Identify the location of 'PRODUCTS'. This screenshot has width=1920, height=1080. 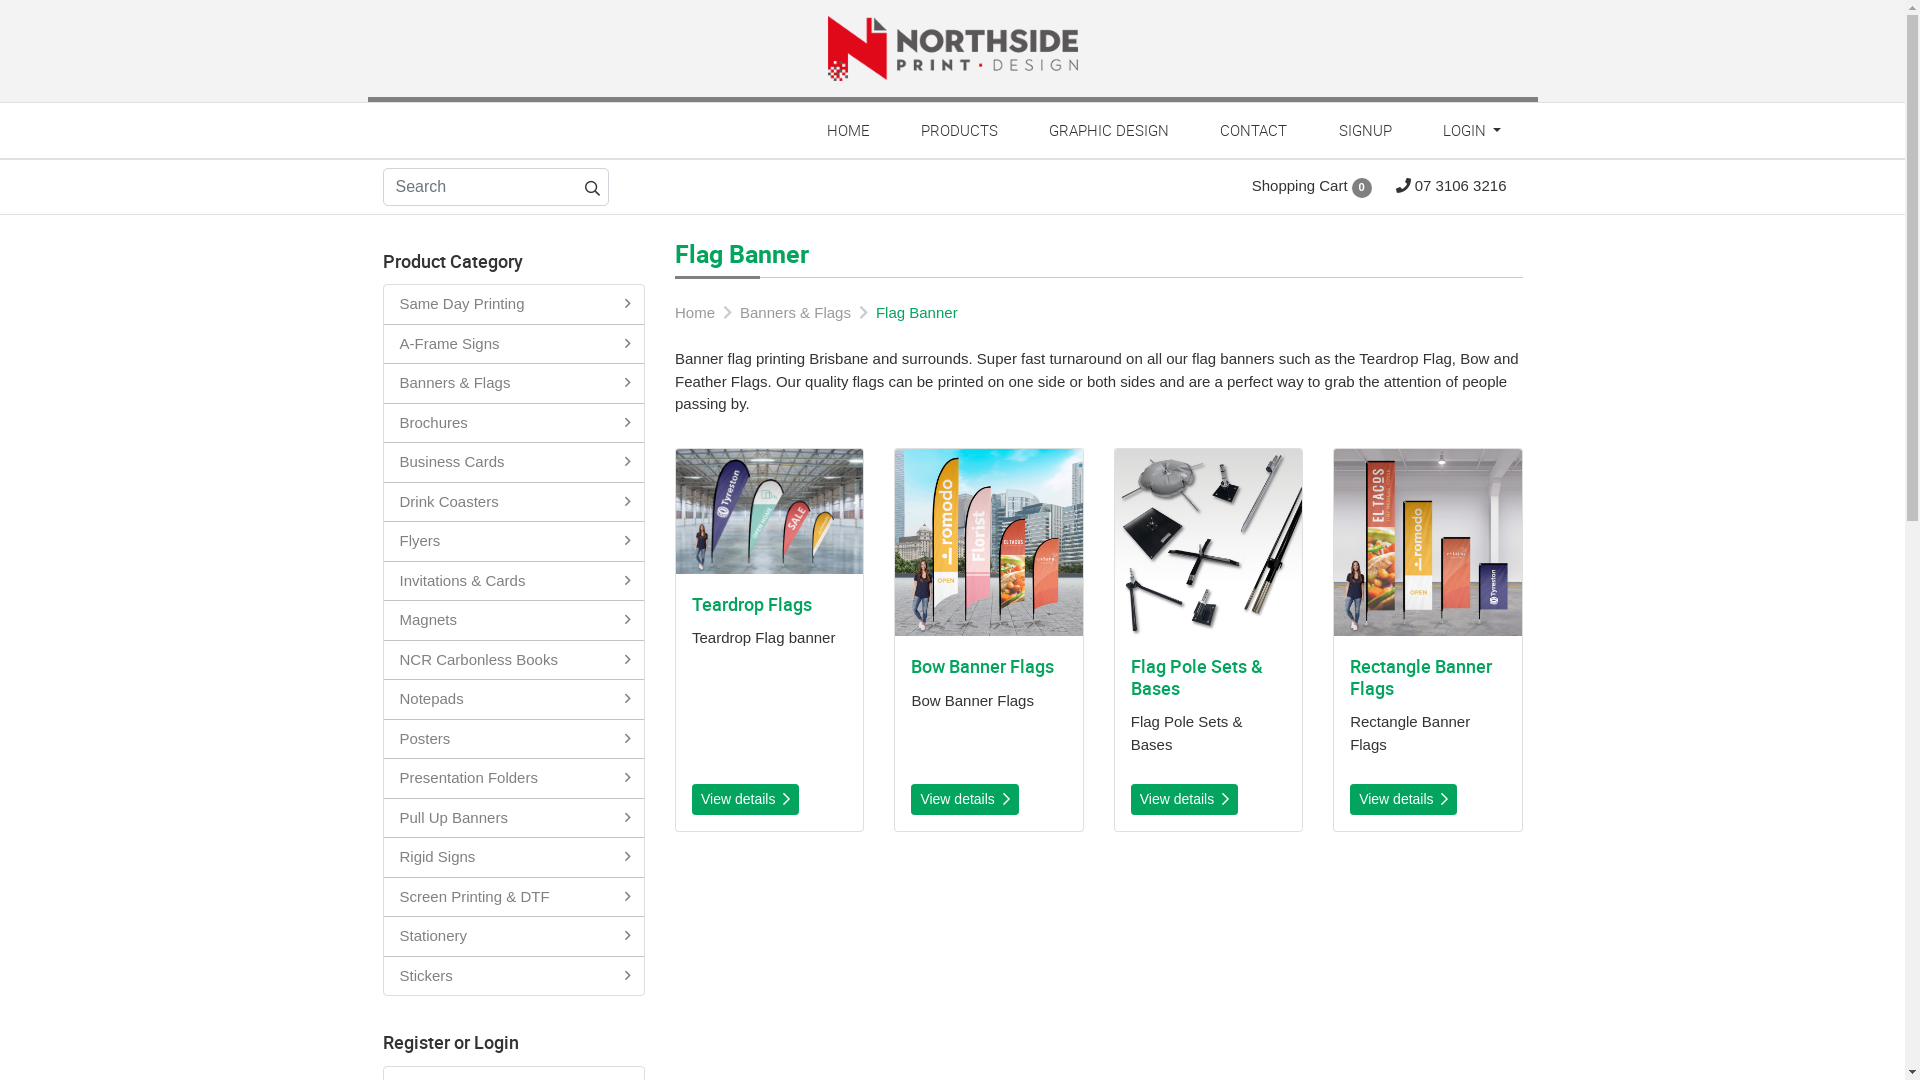
(958, 130).